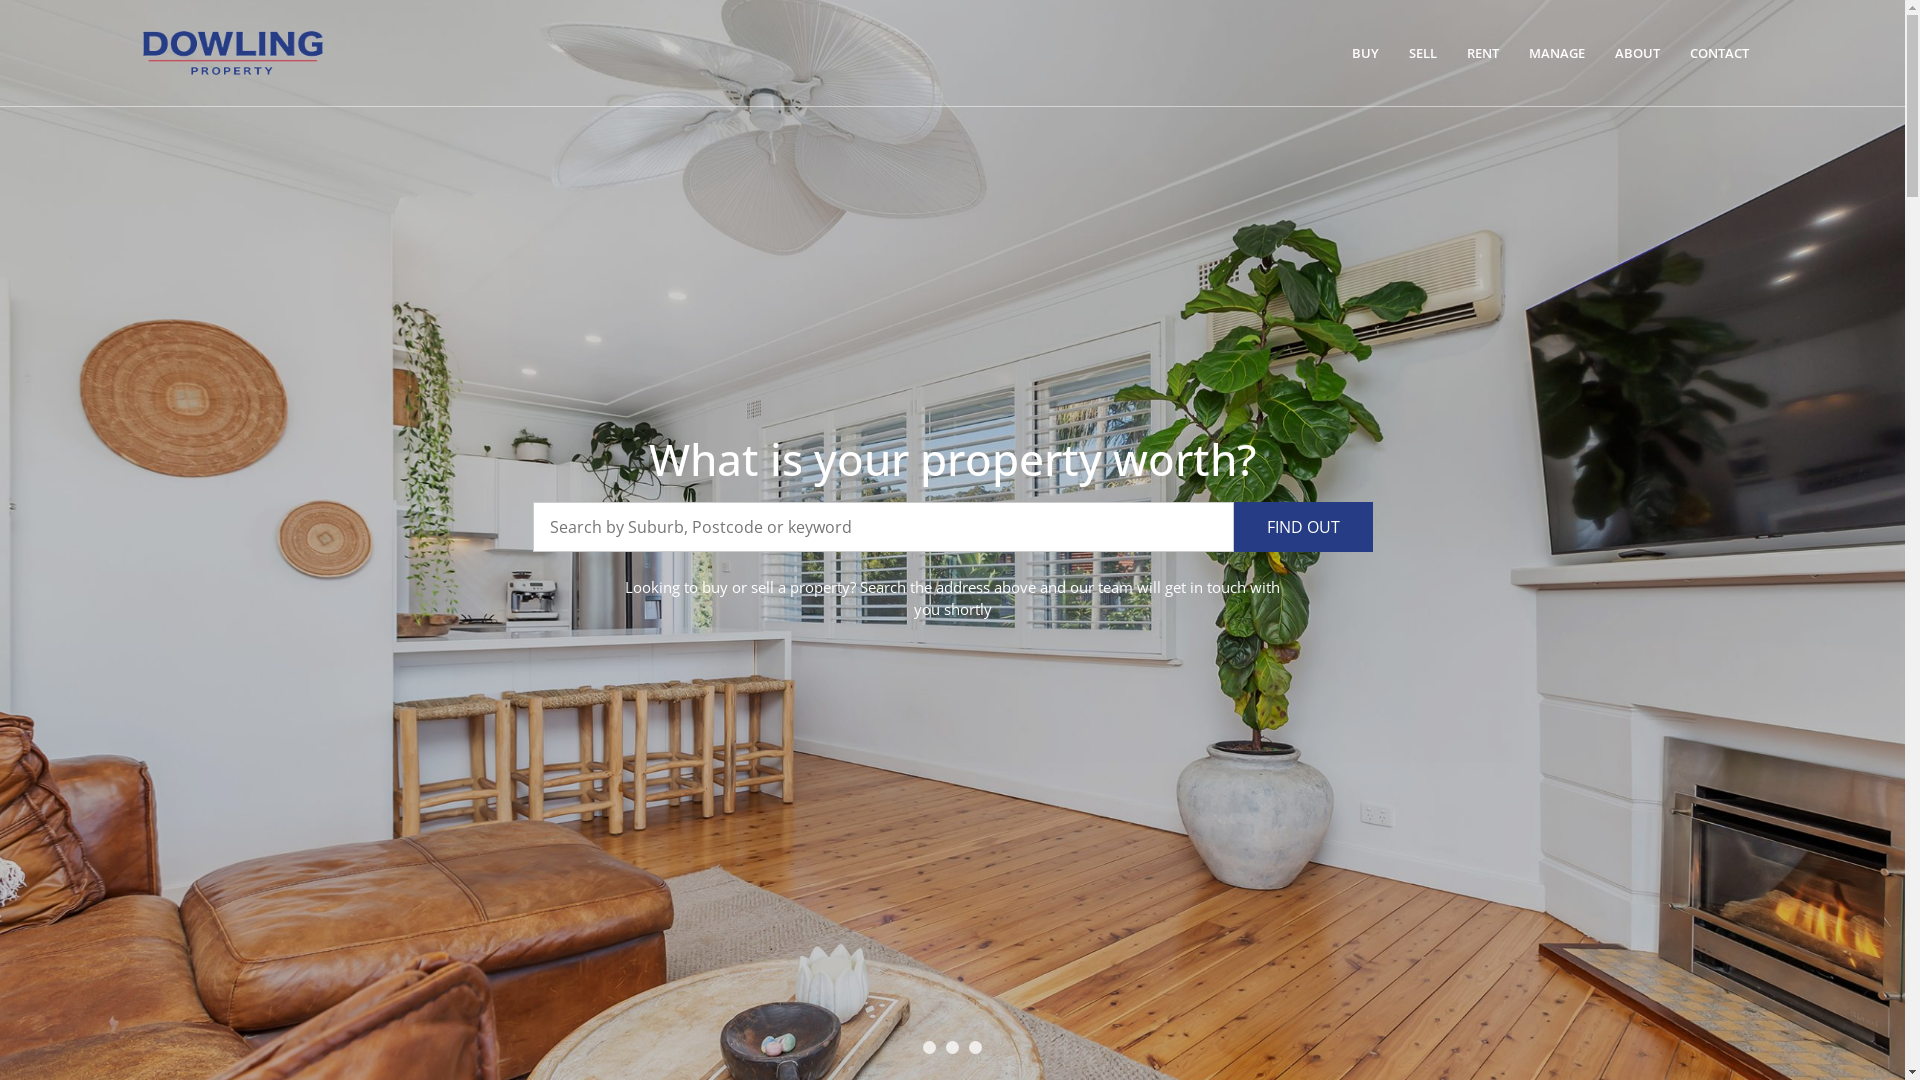  Describe the element at coordinates (1718, 52) in the screenshot. I see `'CONTACT'` at that location.